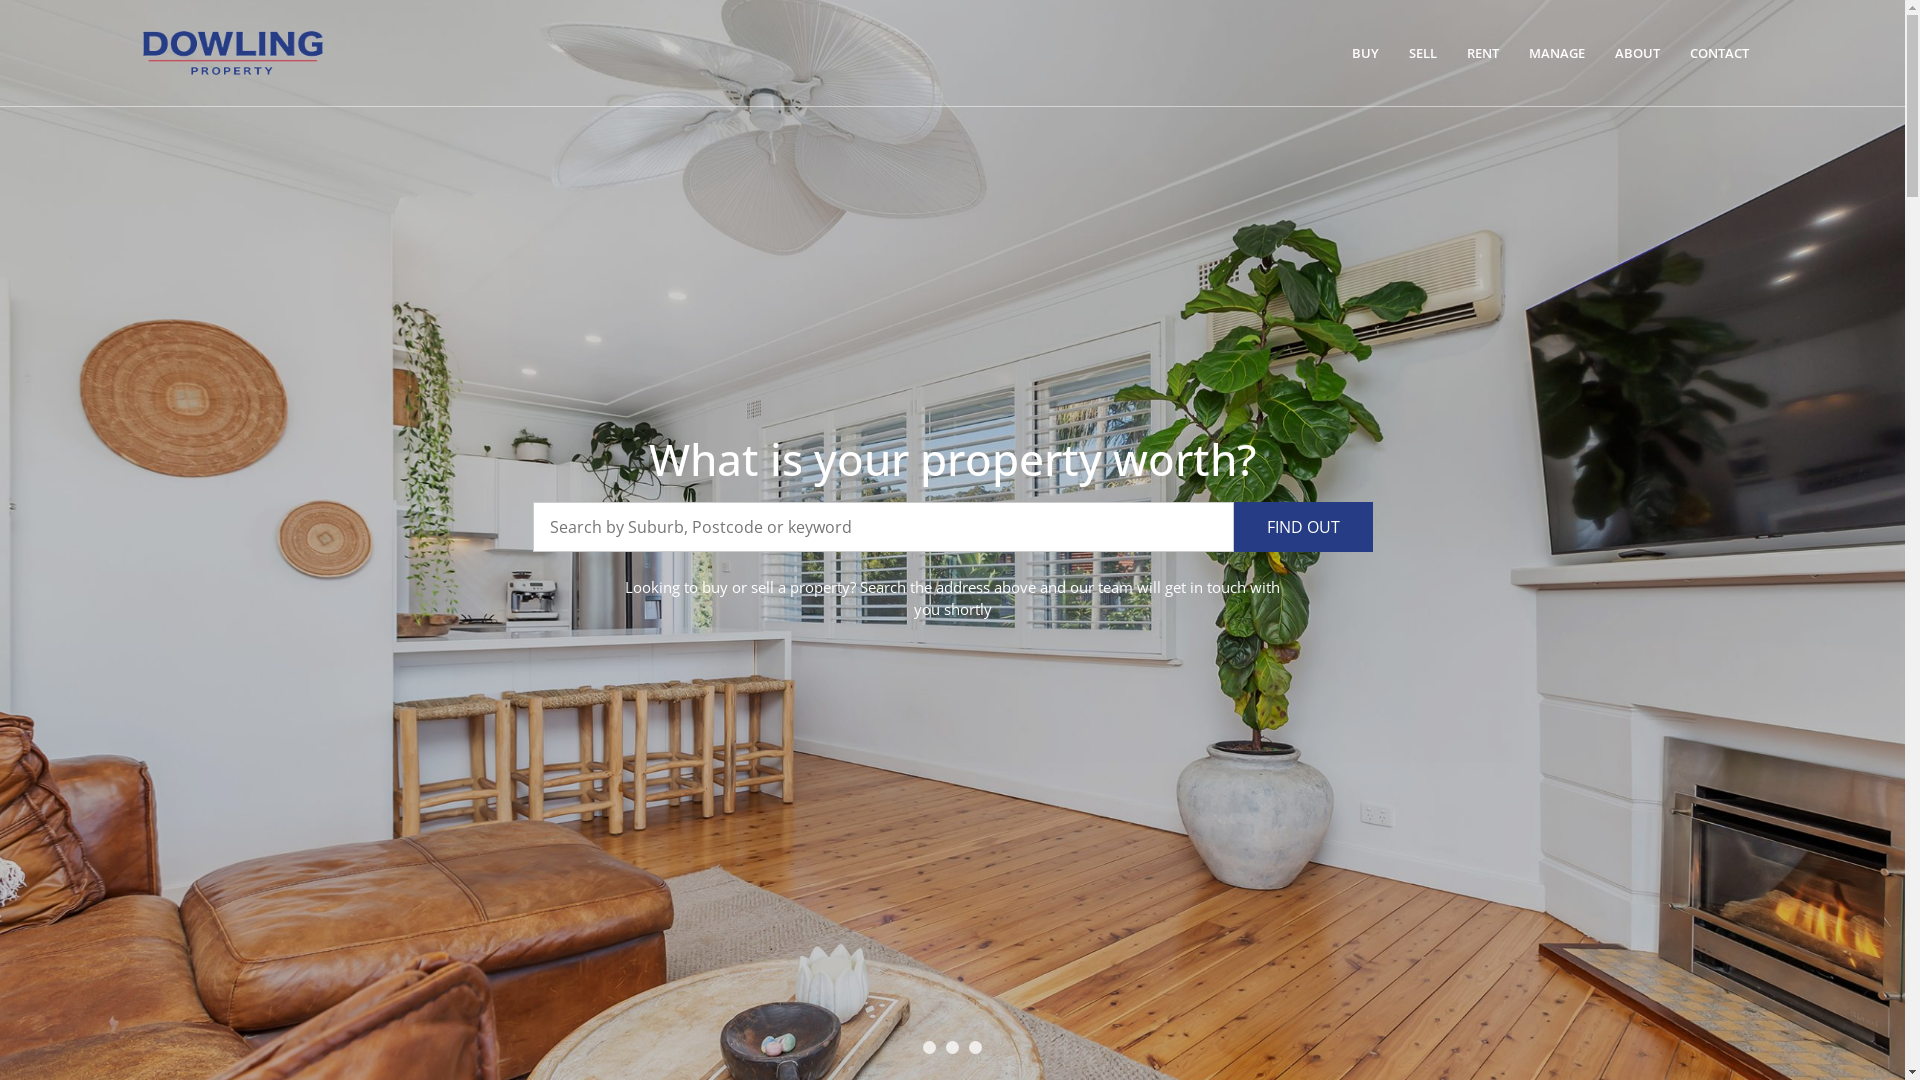  Describe the element at coordinates (1718, 52) in the screenshot. I see `'CONTACT'` at that location.